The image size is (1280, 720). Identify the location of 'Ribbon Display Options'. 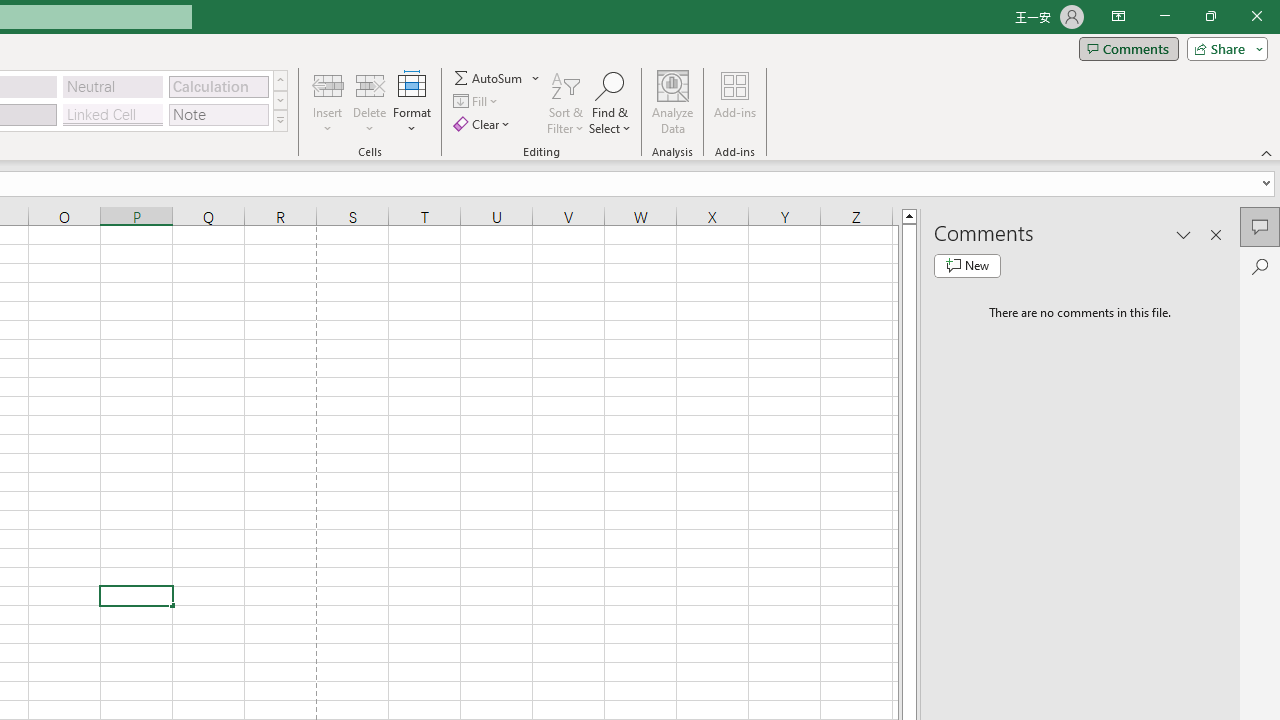
(1117, 16).